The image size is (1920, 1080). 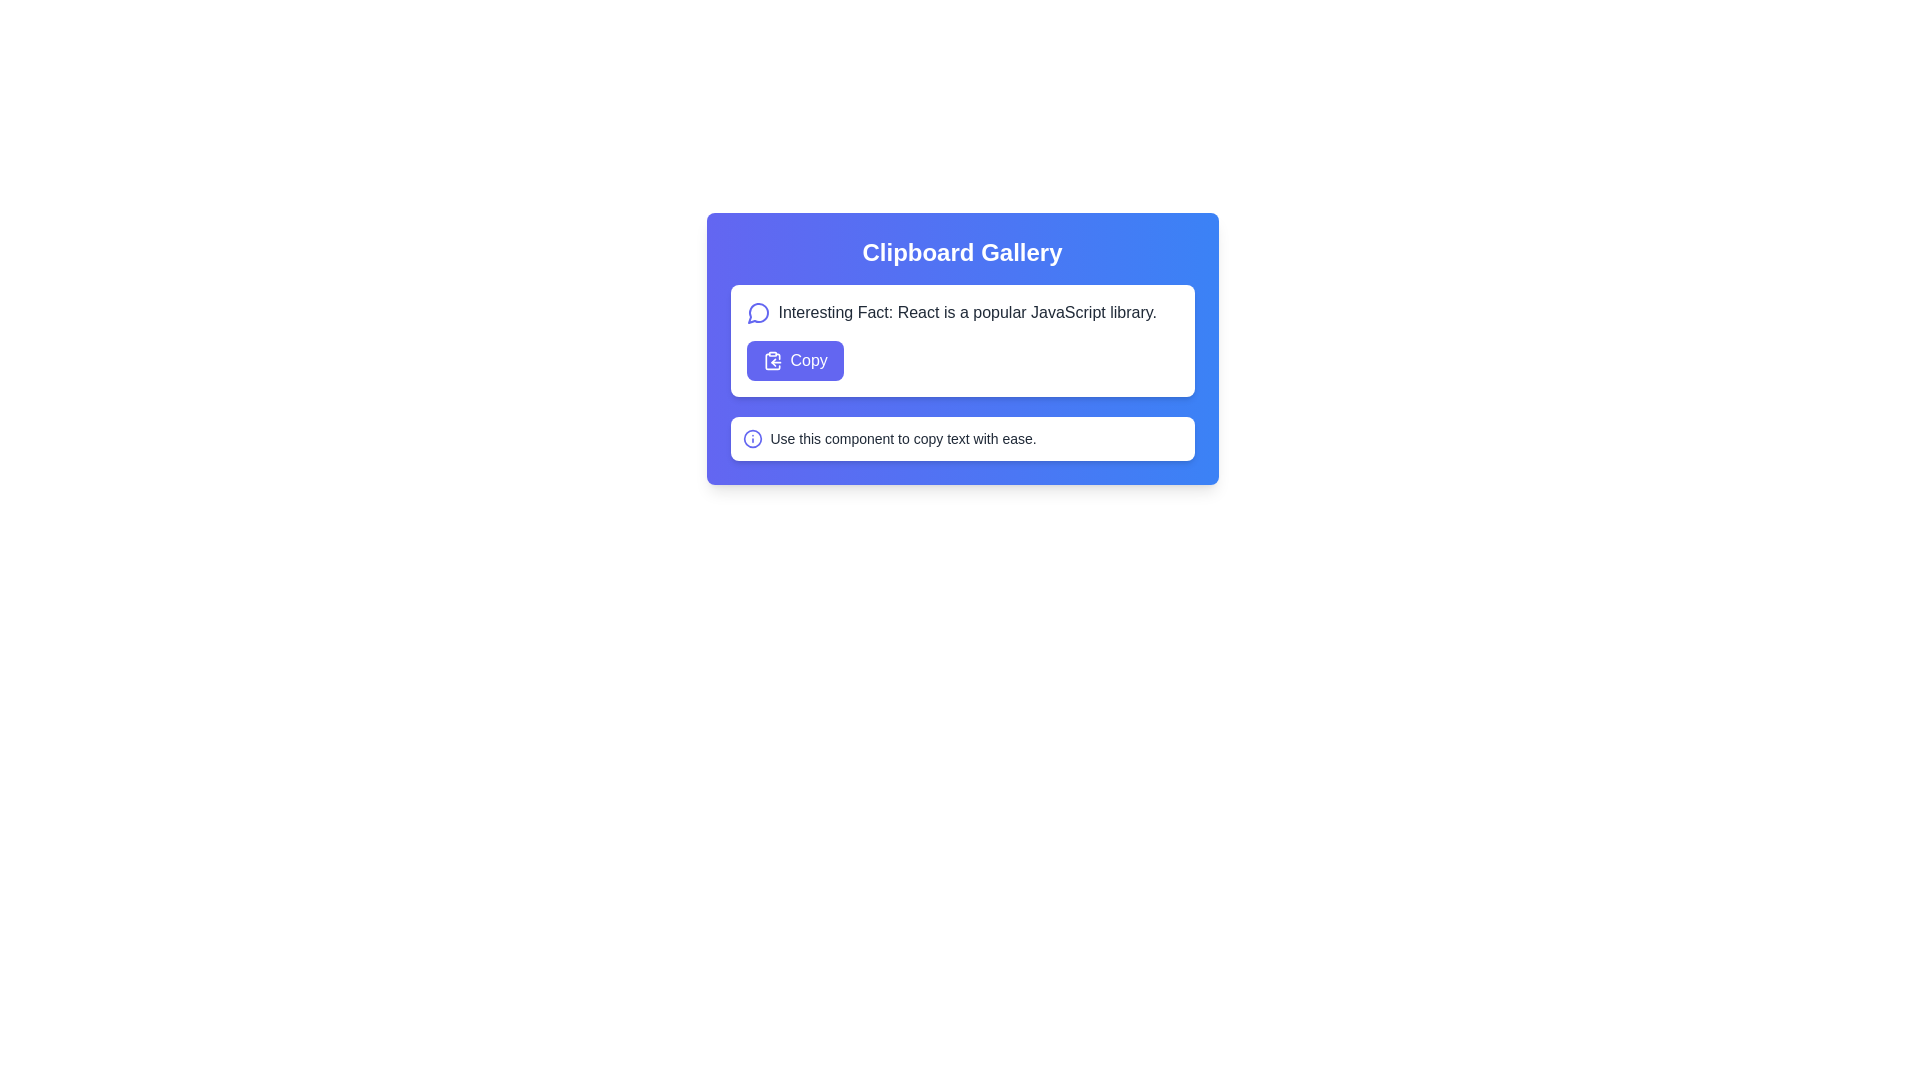 What do you see at coordinates (967, 312) in the screenshot?
I see `the static text displaying 'Interesting Fact: React is a popular JavaScript library.' which is styled with a gray font color and is part of a compact information component` at bounding box center [967, 312].